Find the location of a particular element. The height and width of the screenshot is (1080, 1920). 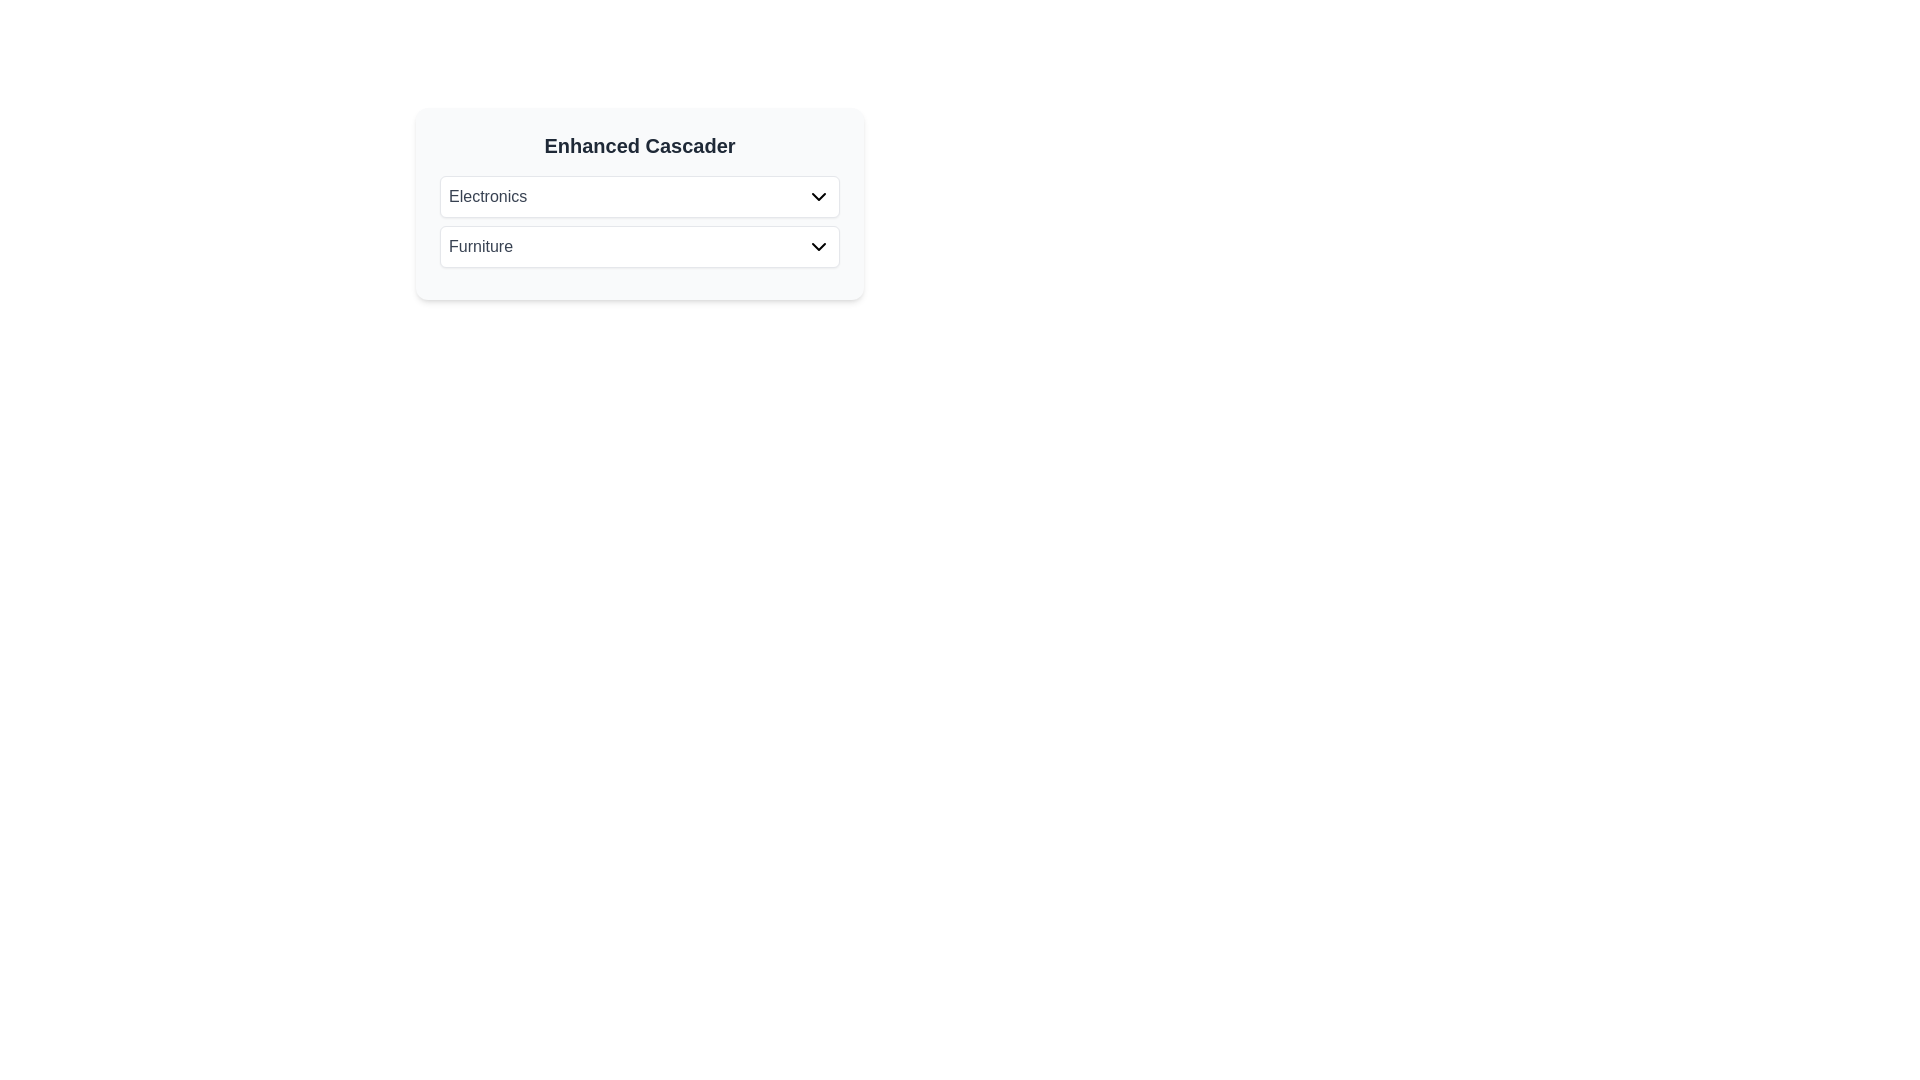

the chevron-down SVG icon located to the far right of the 'Furniture' button is located at coordinates (819, 245).